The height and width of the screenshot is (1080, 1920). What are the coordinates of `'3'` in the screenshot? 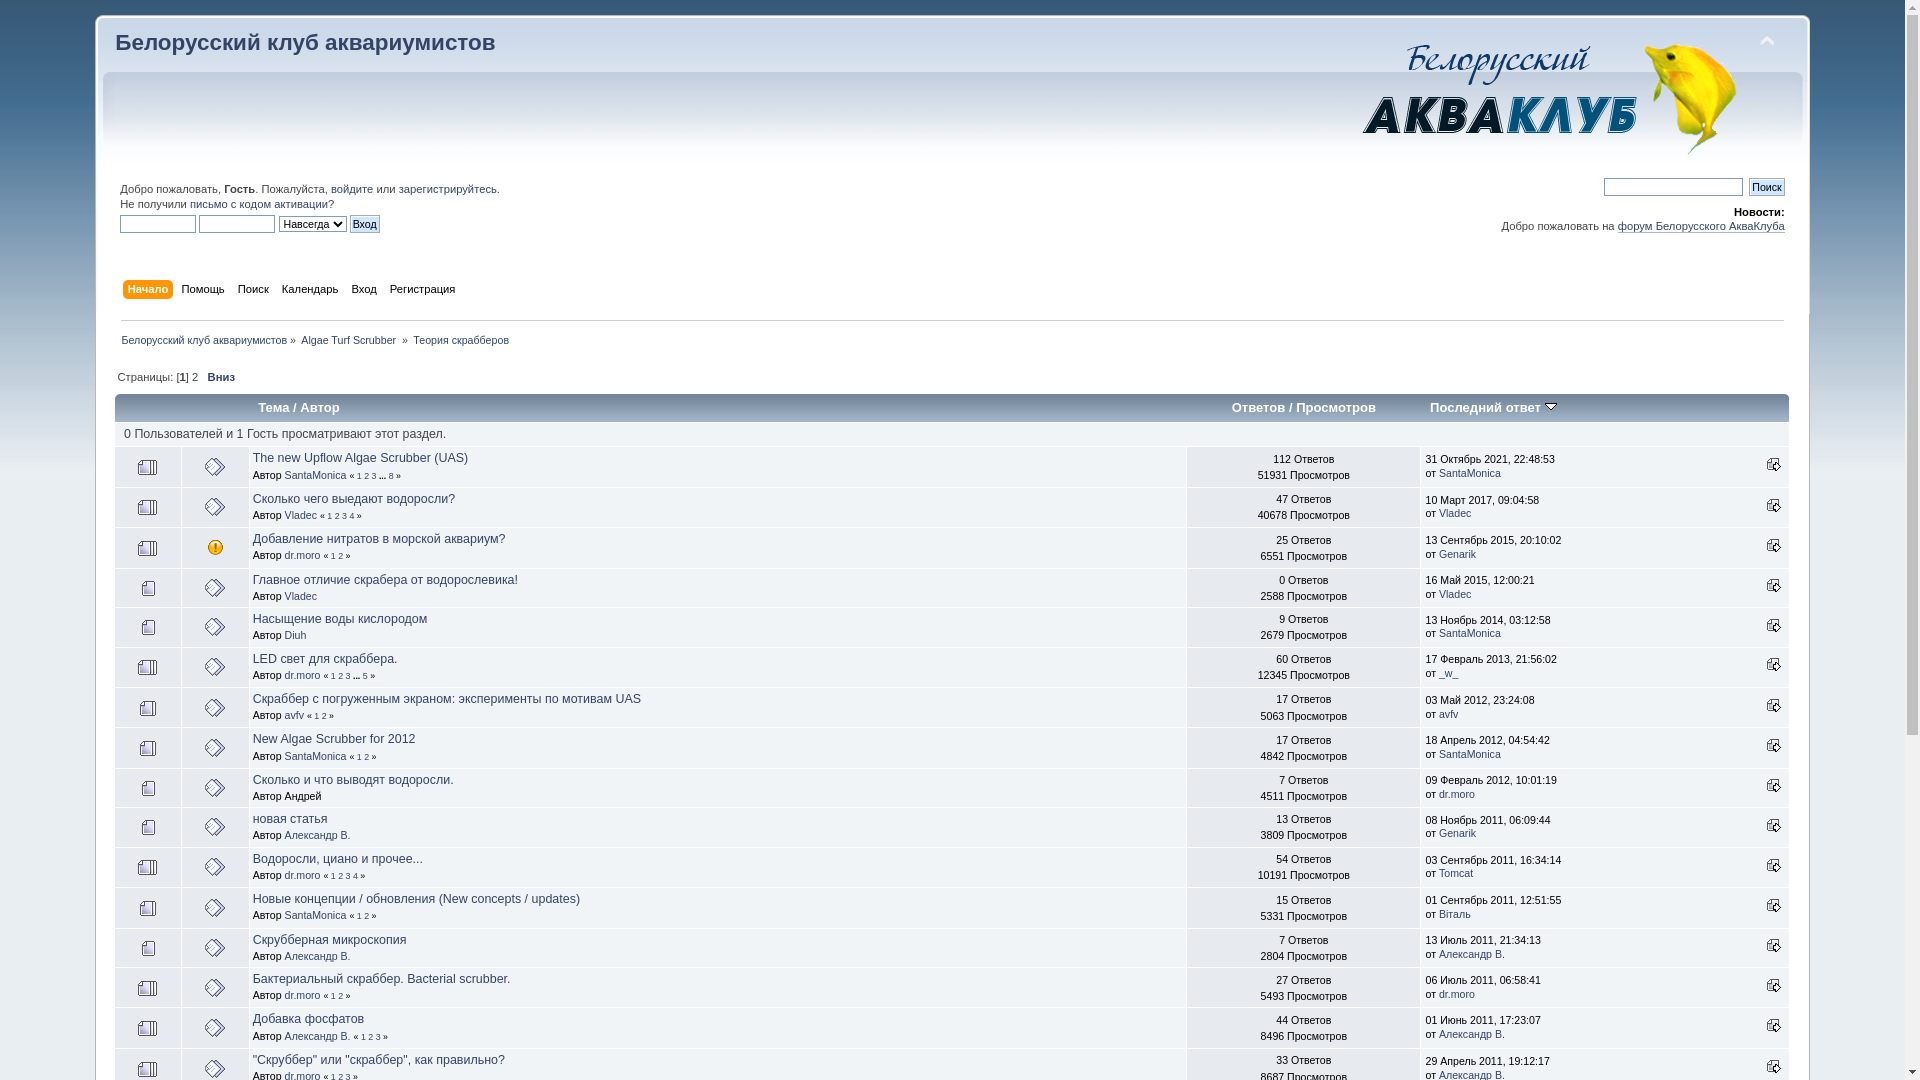 It's located at (348, 675).